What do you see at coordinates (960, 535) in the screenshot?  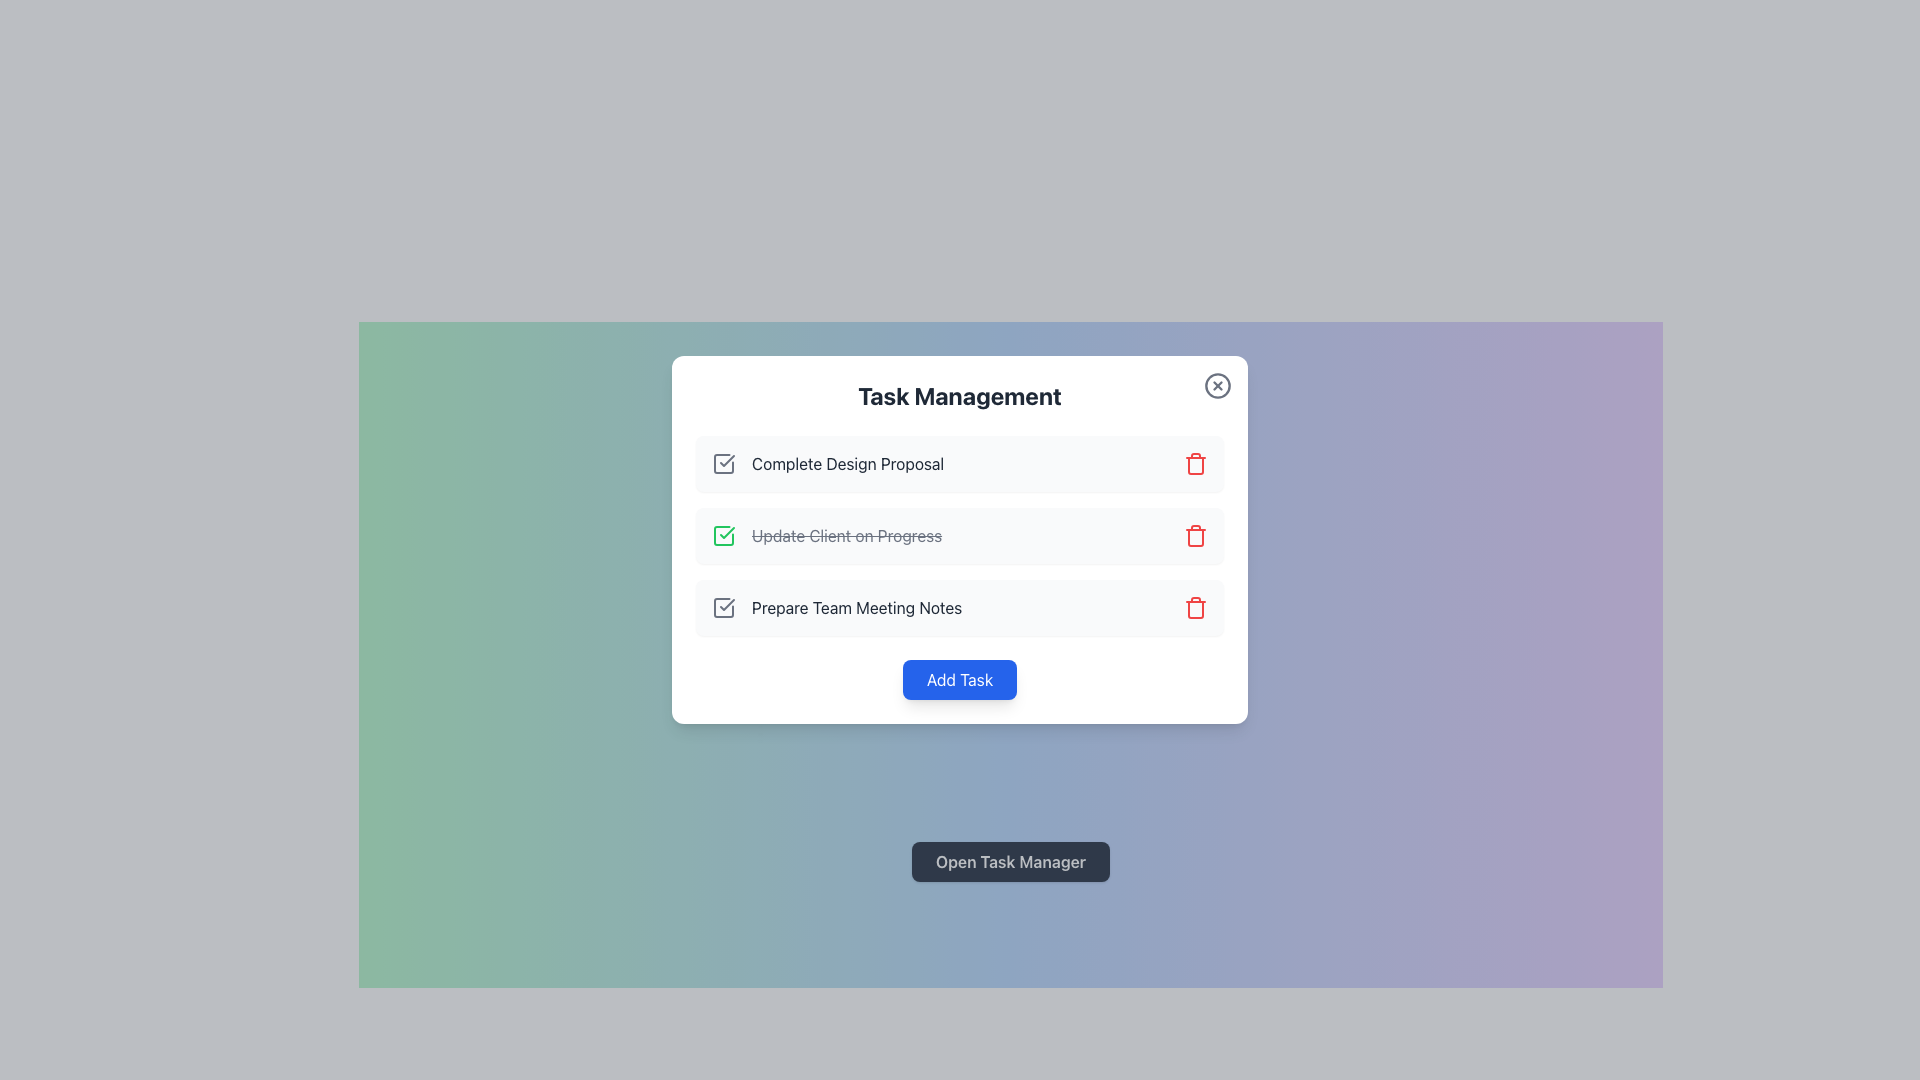 I see `the Task List Component for details on the tasks, which include 'Complete Design Proposal', 'Update Client on Progress', and 'Prepare Team Meeting Notes'` at bounding box center [960, 535].